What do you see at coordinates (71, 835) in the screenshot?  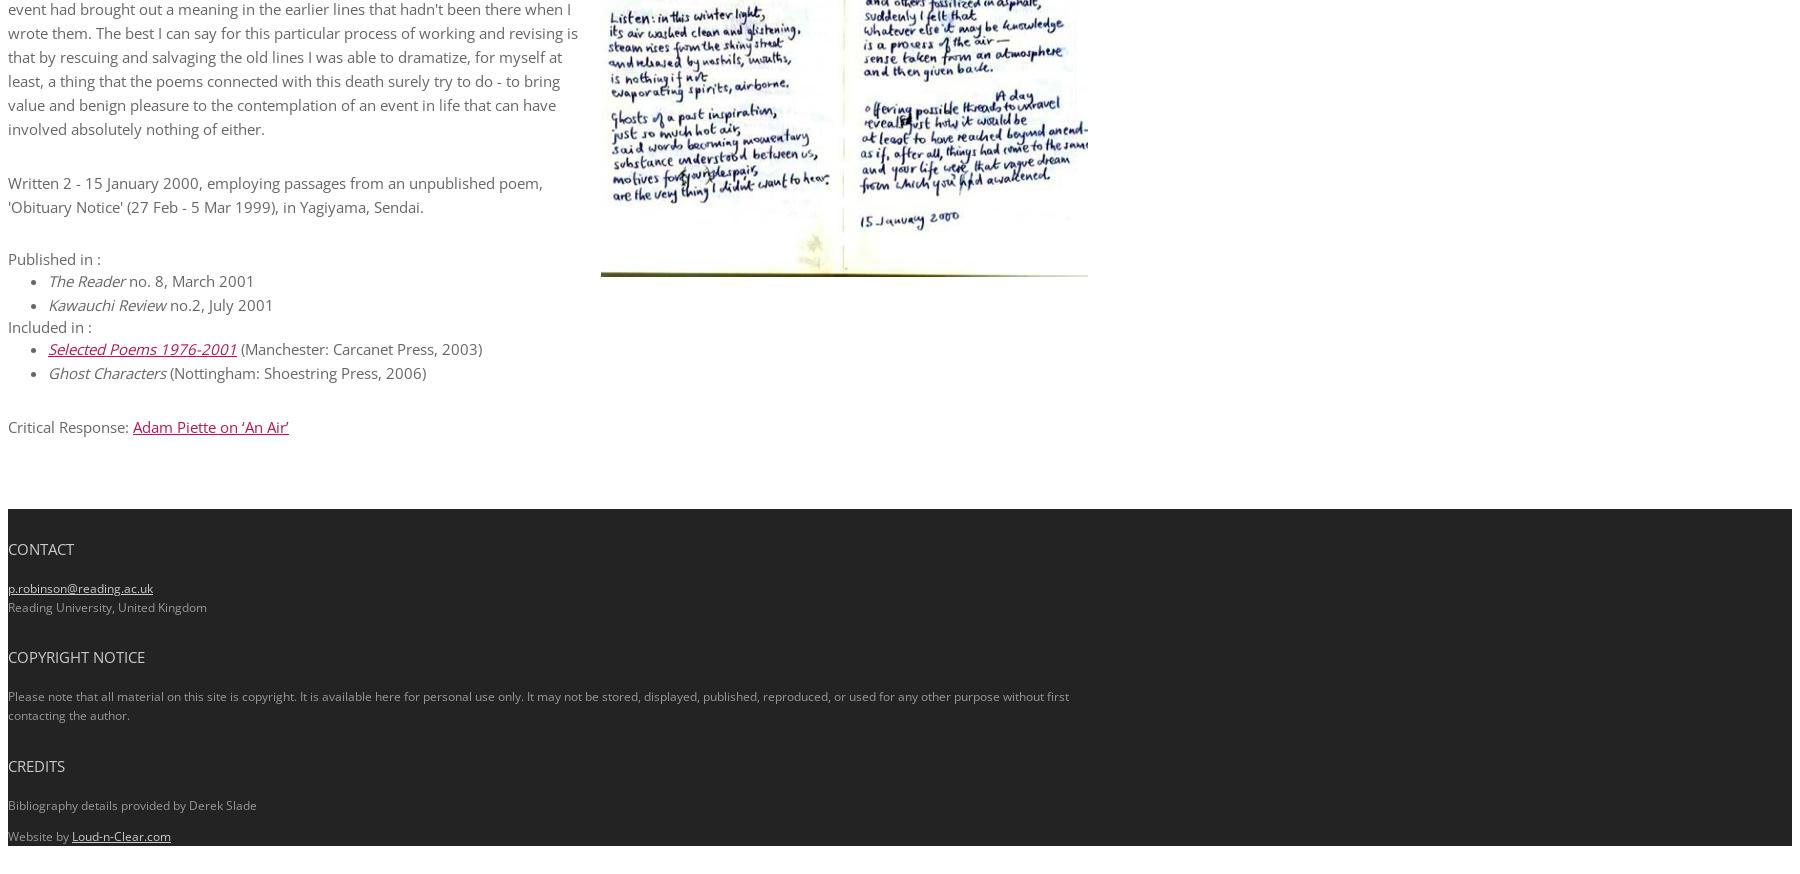 I see `'Loud-n-Clear.com'` at bounding box center [71, 835].